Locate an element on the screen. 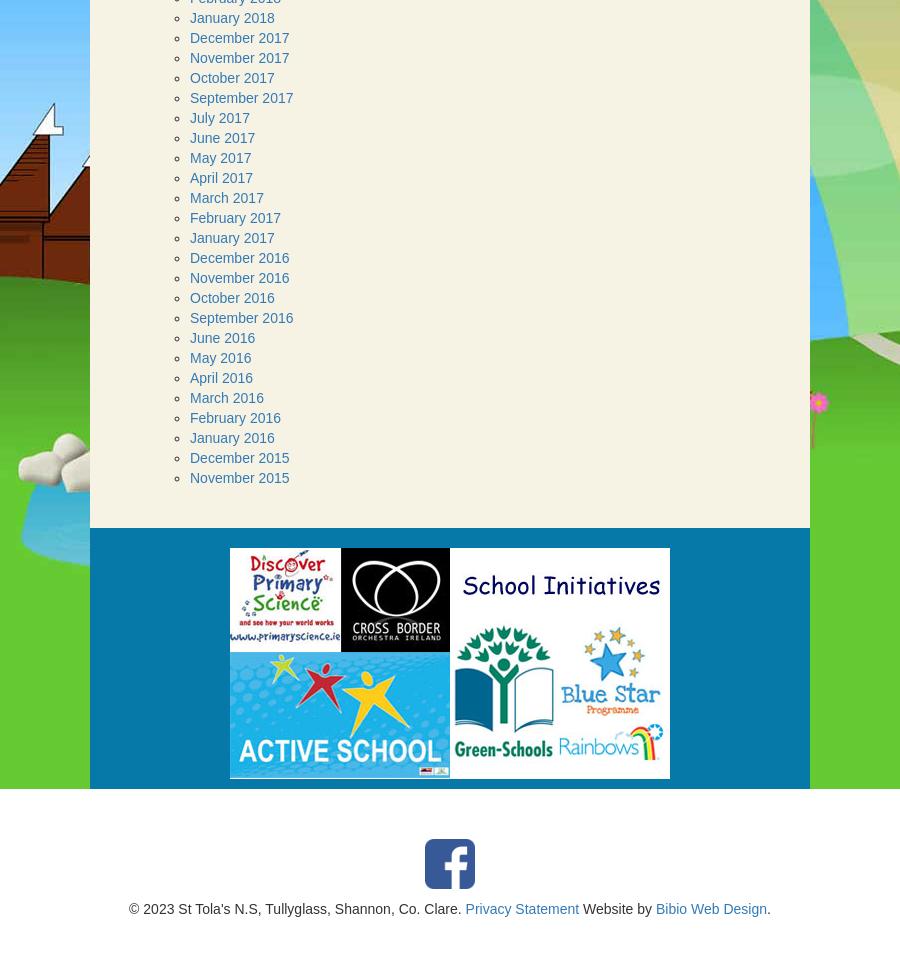  'January 2016' is located at coordinates (231, 436).